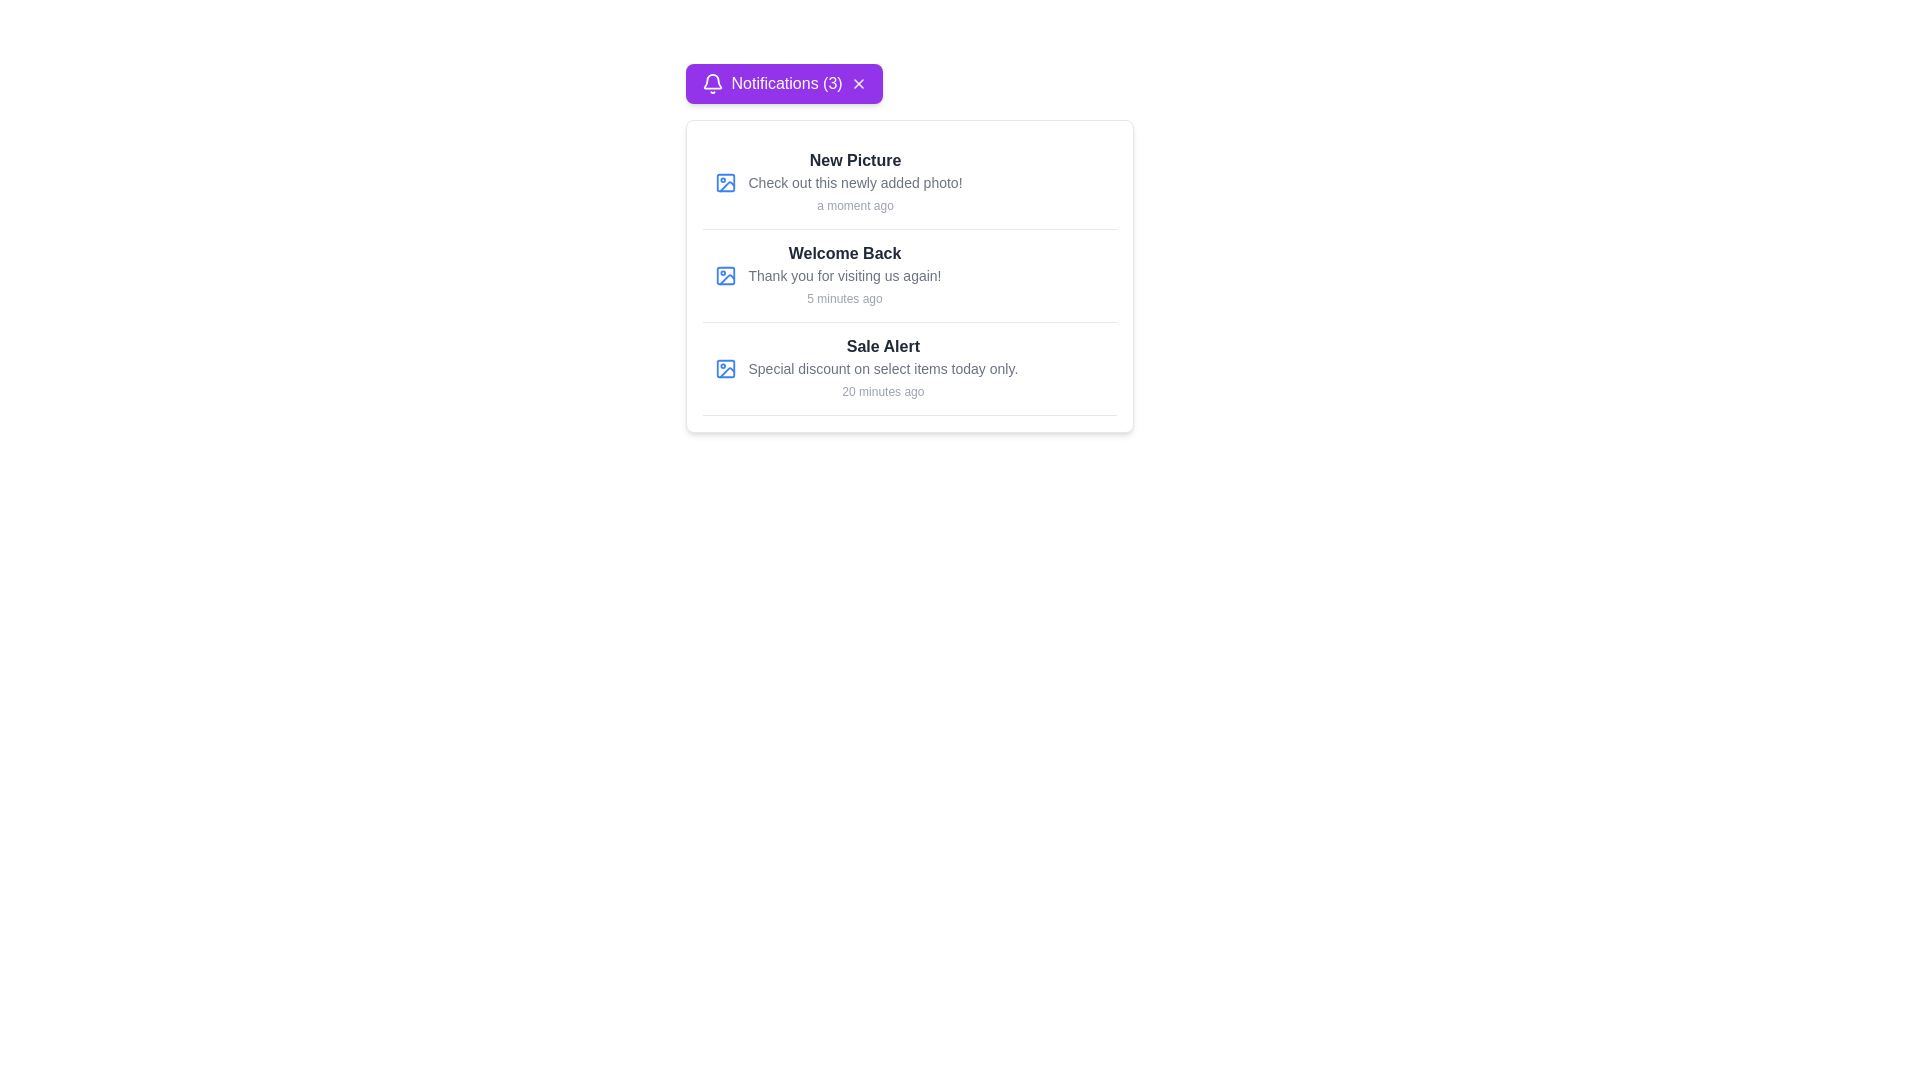  Describe the element at coordinates (908, 276) in the screenshot. I see `the second Notification item in the list that displays 'Welcome Back'` at that location.